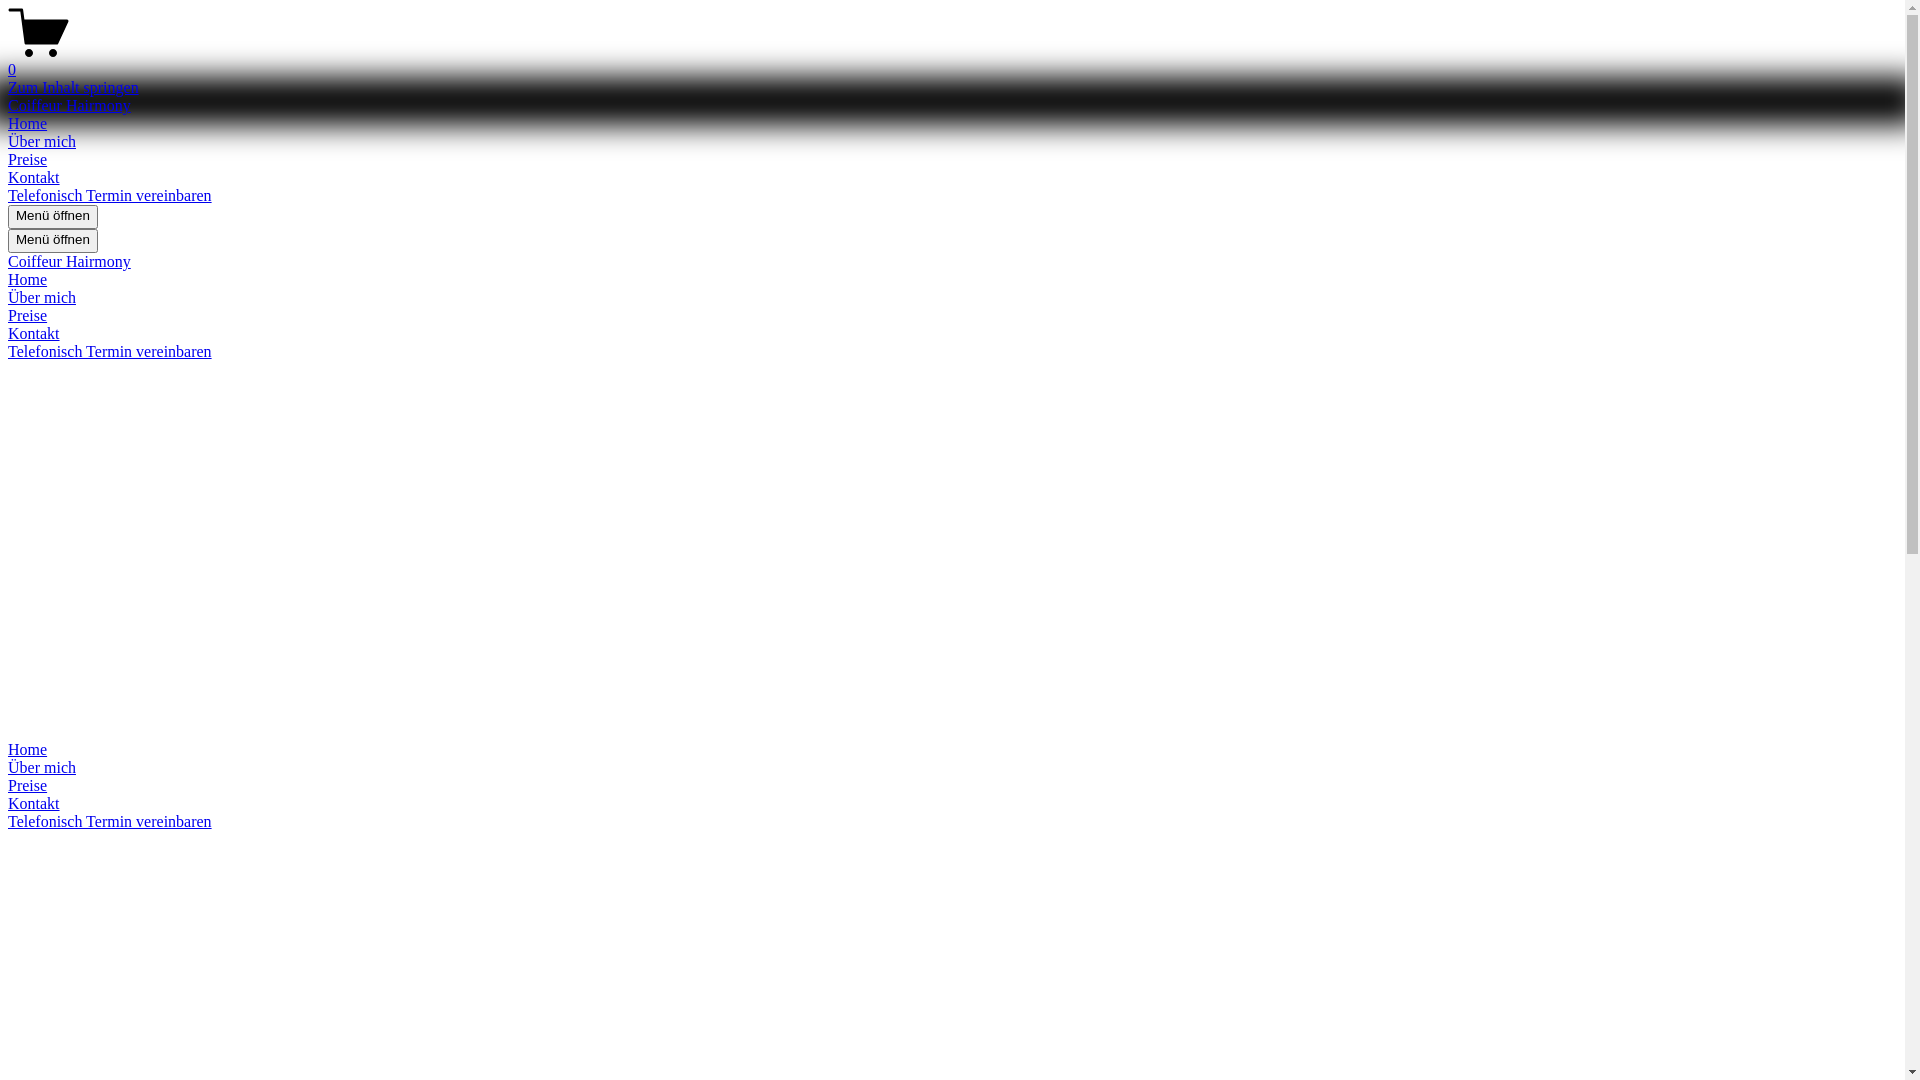 The width and height of the screenshot is (1920, 1080). Describe the element at coordinates (27, 123) in the screenshot. I see `'Home'` at that location.